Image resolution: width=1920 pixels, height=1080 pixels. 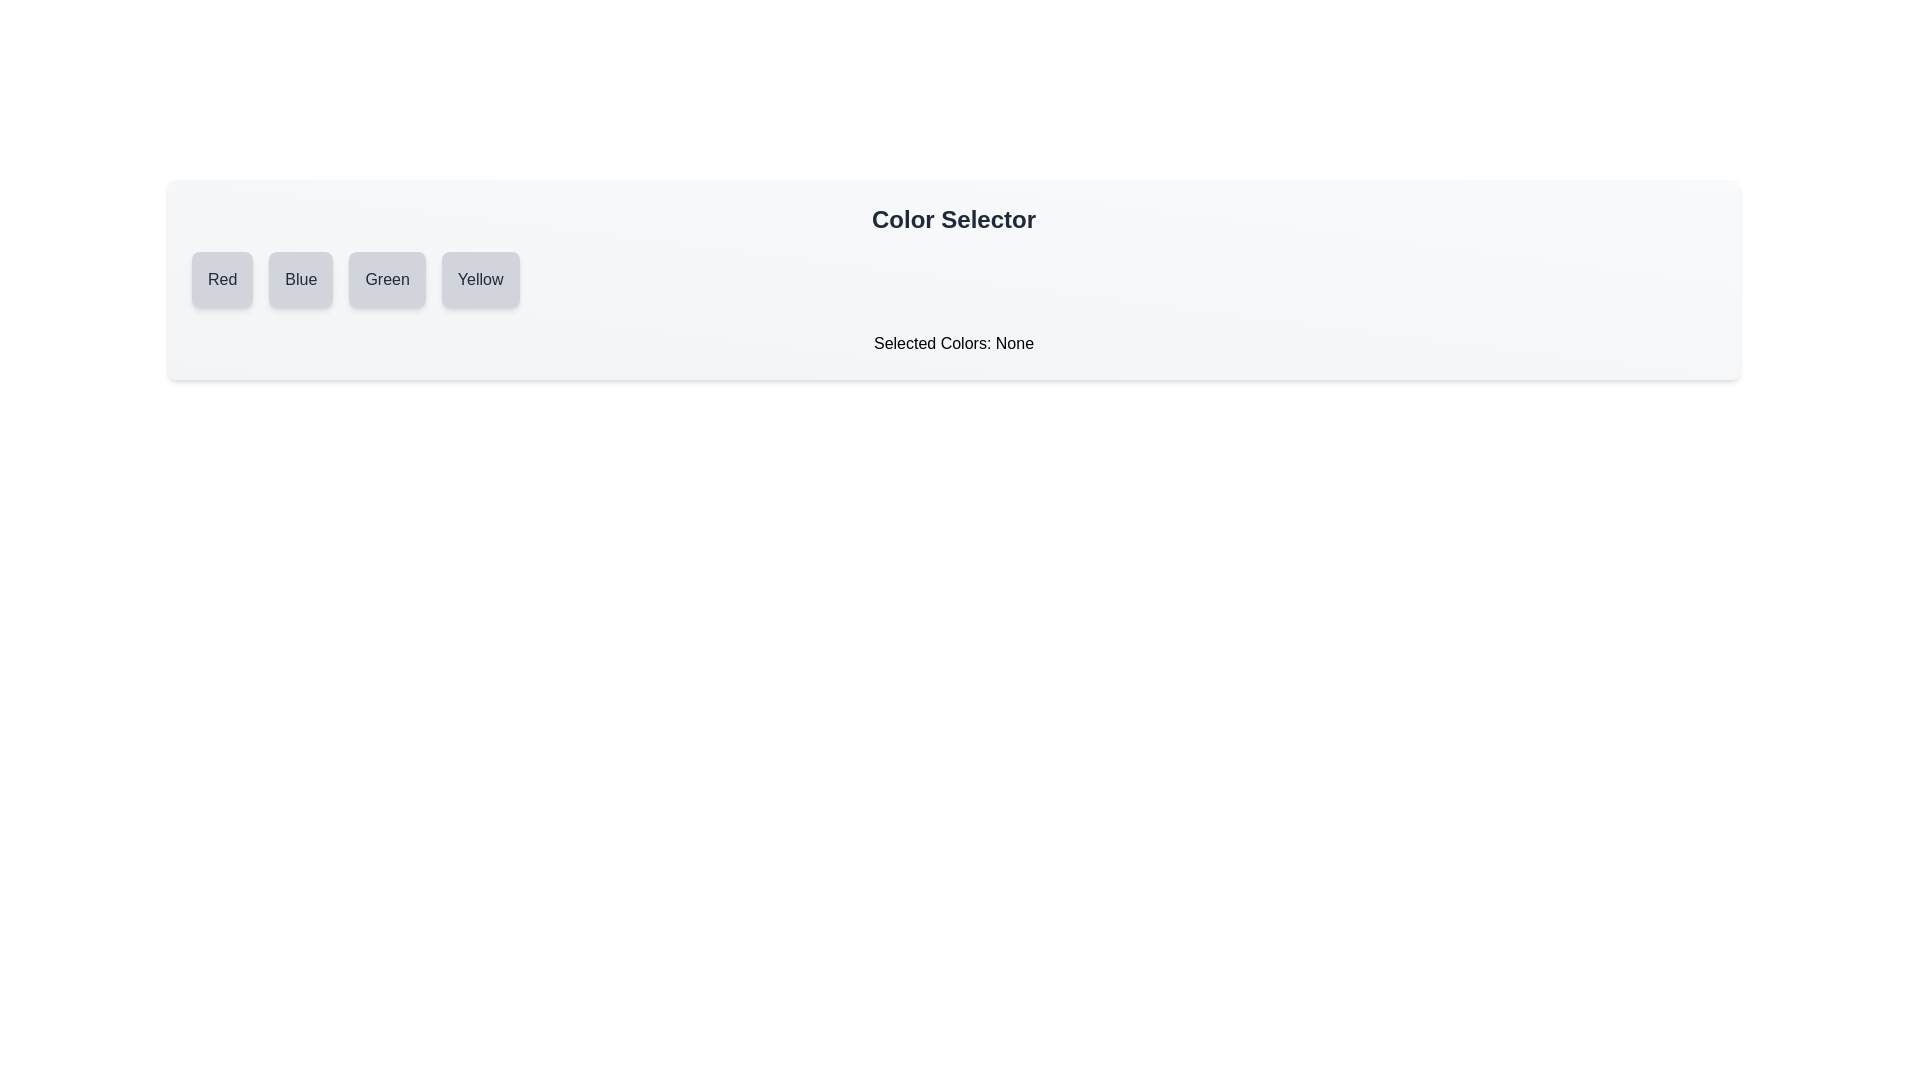 What do you see at coordinates (480, 280) in the screenshot?
I see `the color Yellow by clicking its button` at bounding box center [480, 280].